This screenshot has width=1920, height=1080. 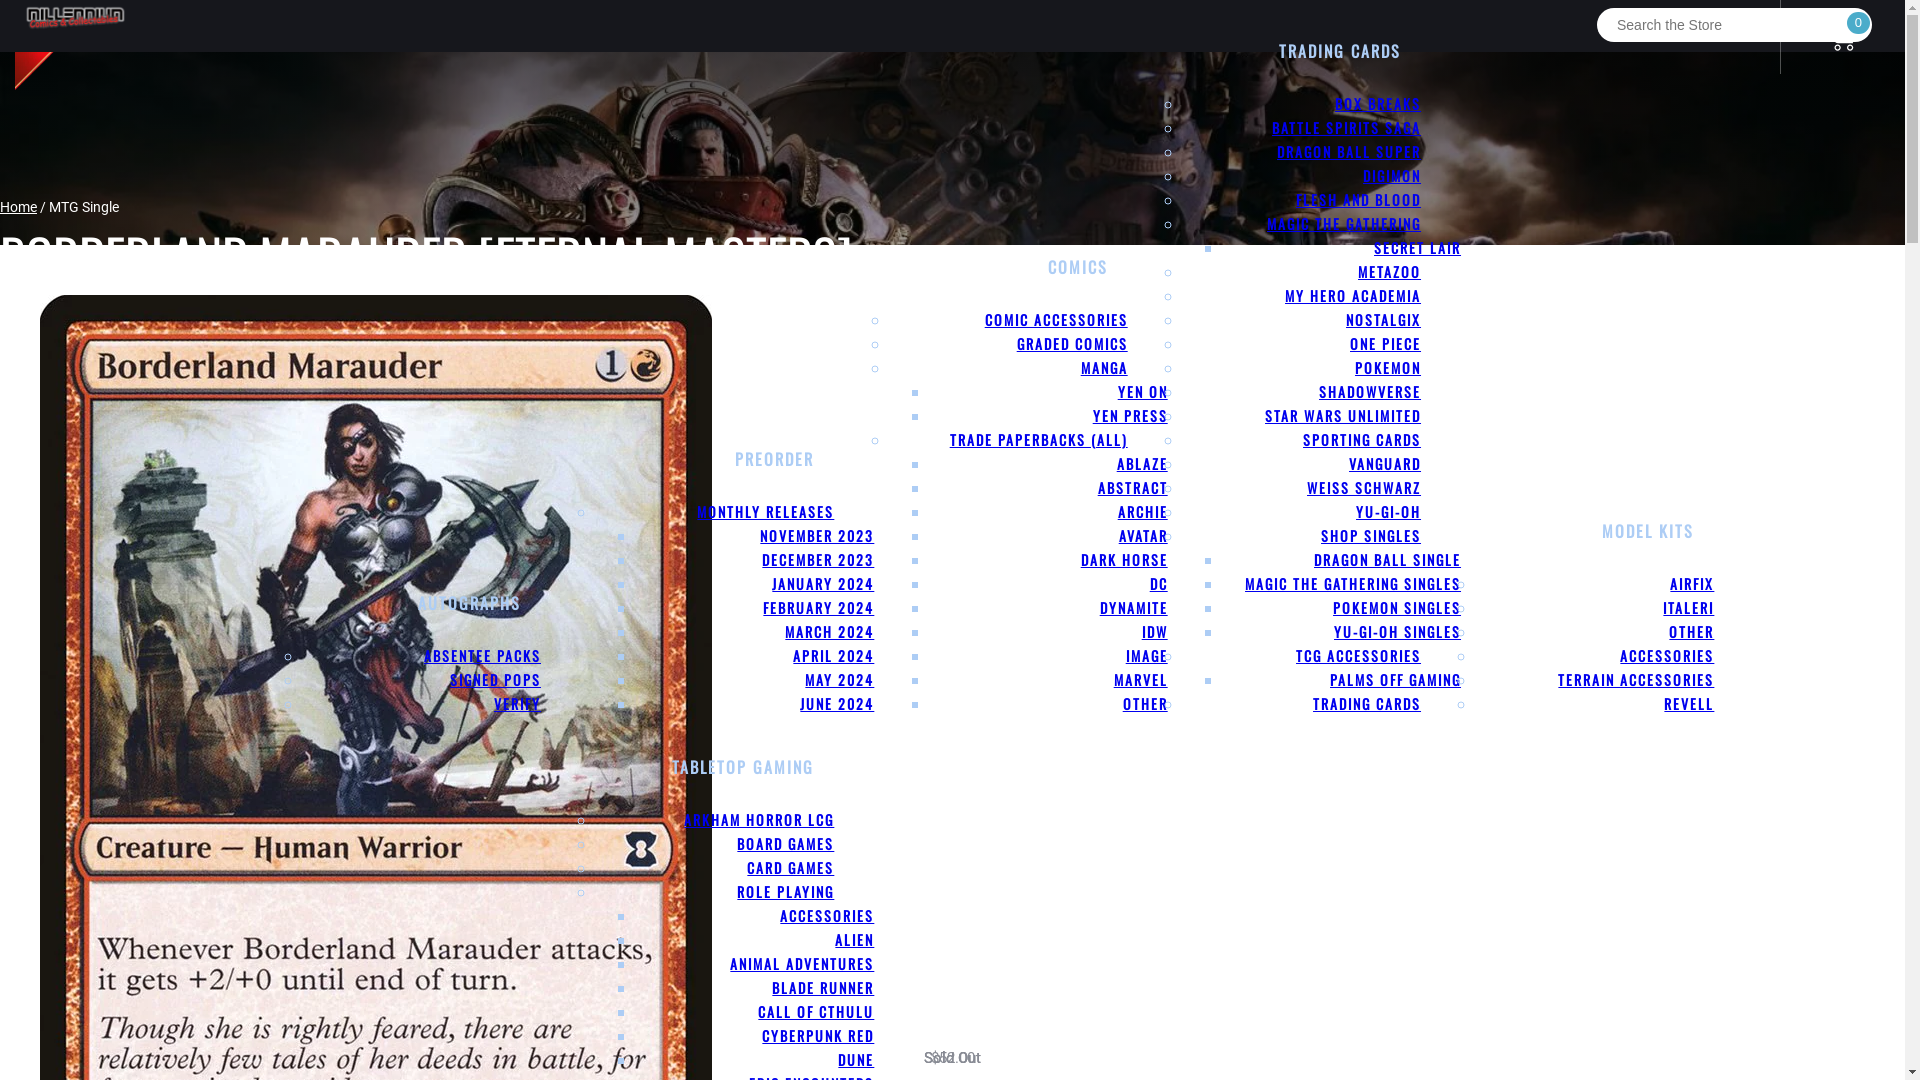 What do you see at coordinates (1142, 510) in the screenshot?
I see `'ARCHIE'` at bounding box center [1142, 510].